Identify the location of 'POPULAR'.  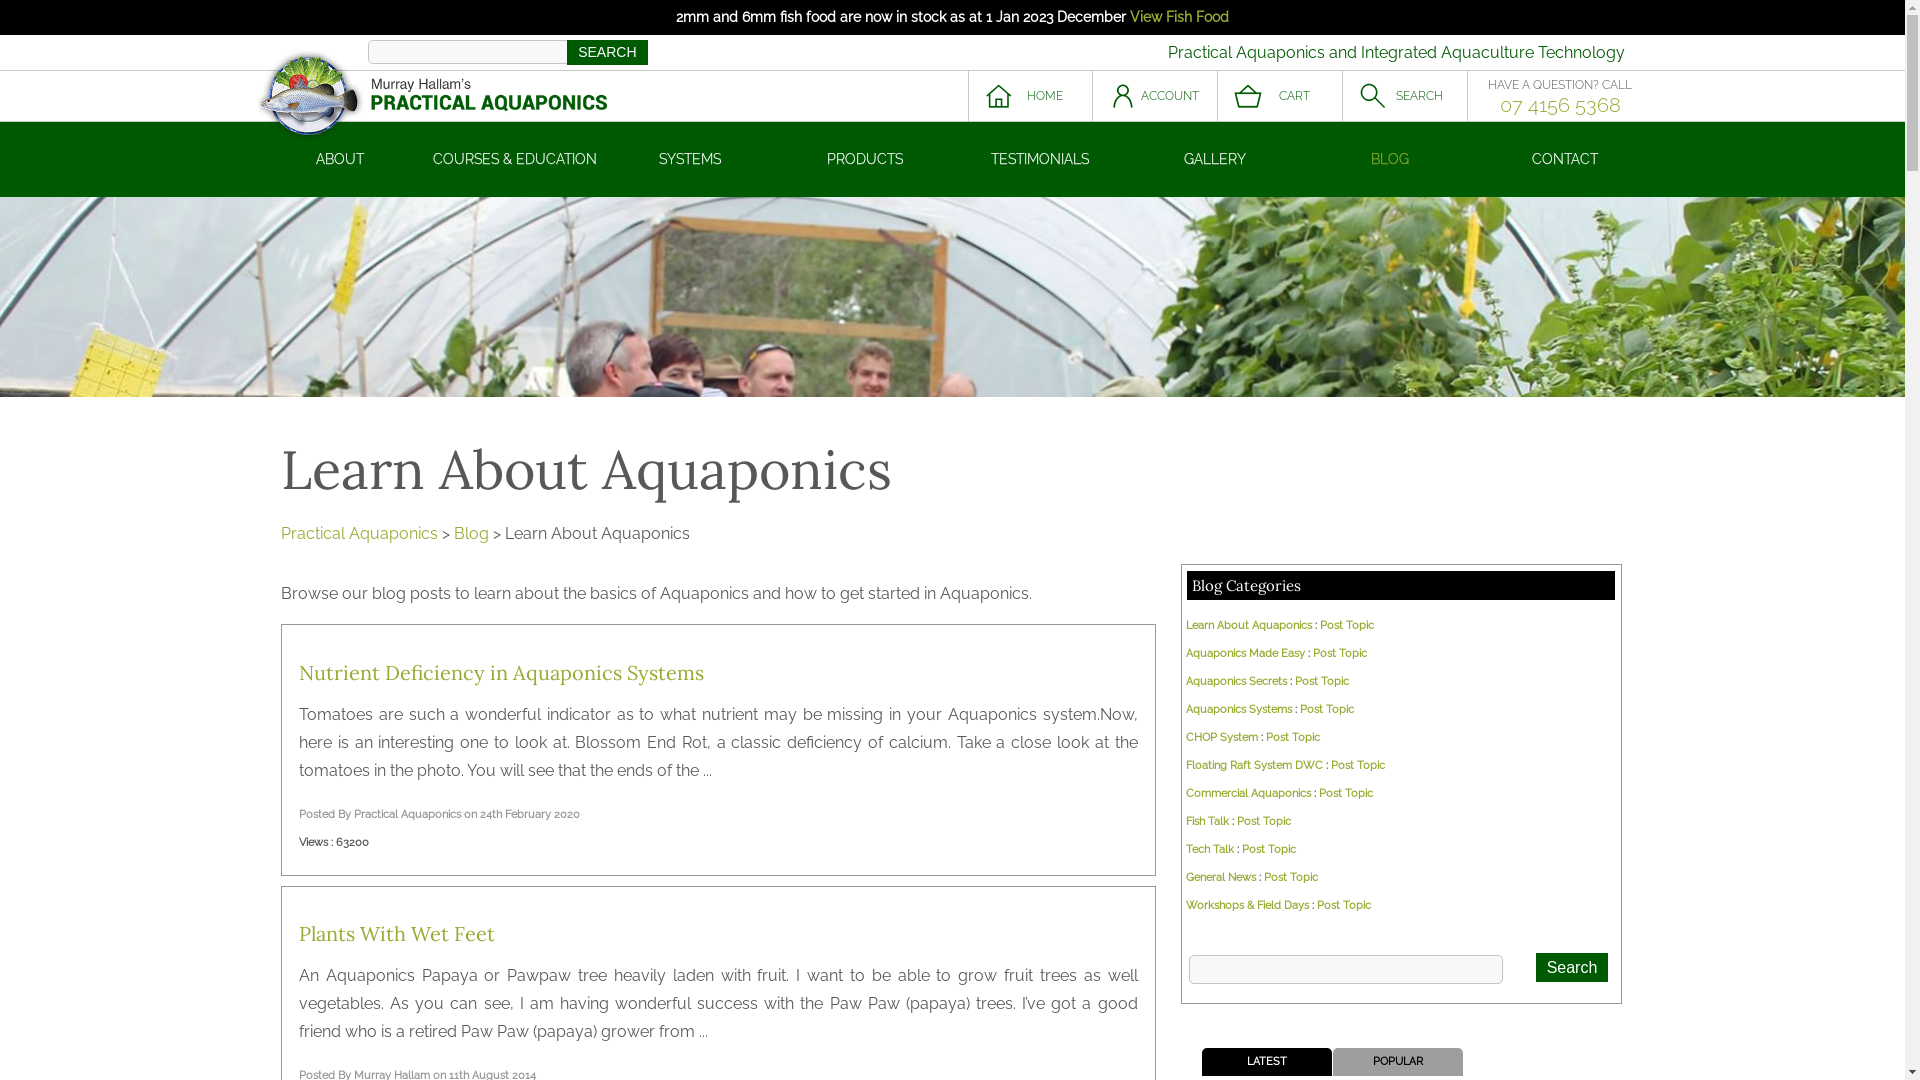
(1396, 1060).